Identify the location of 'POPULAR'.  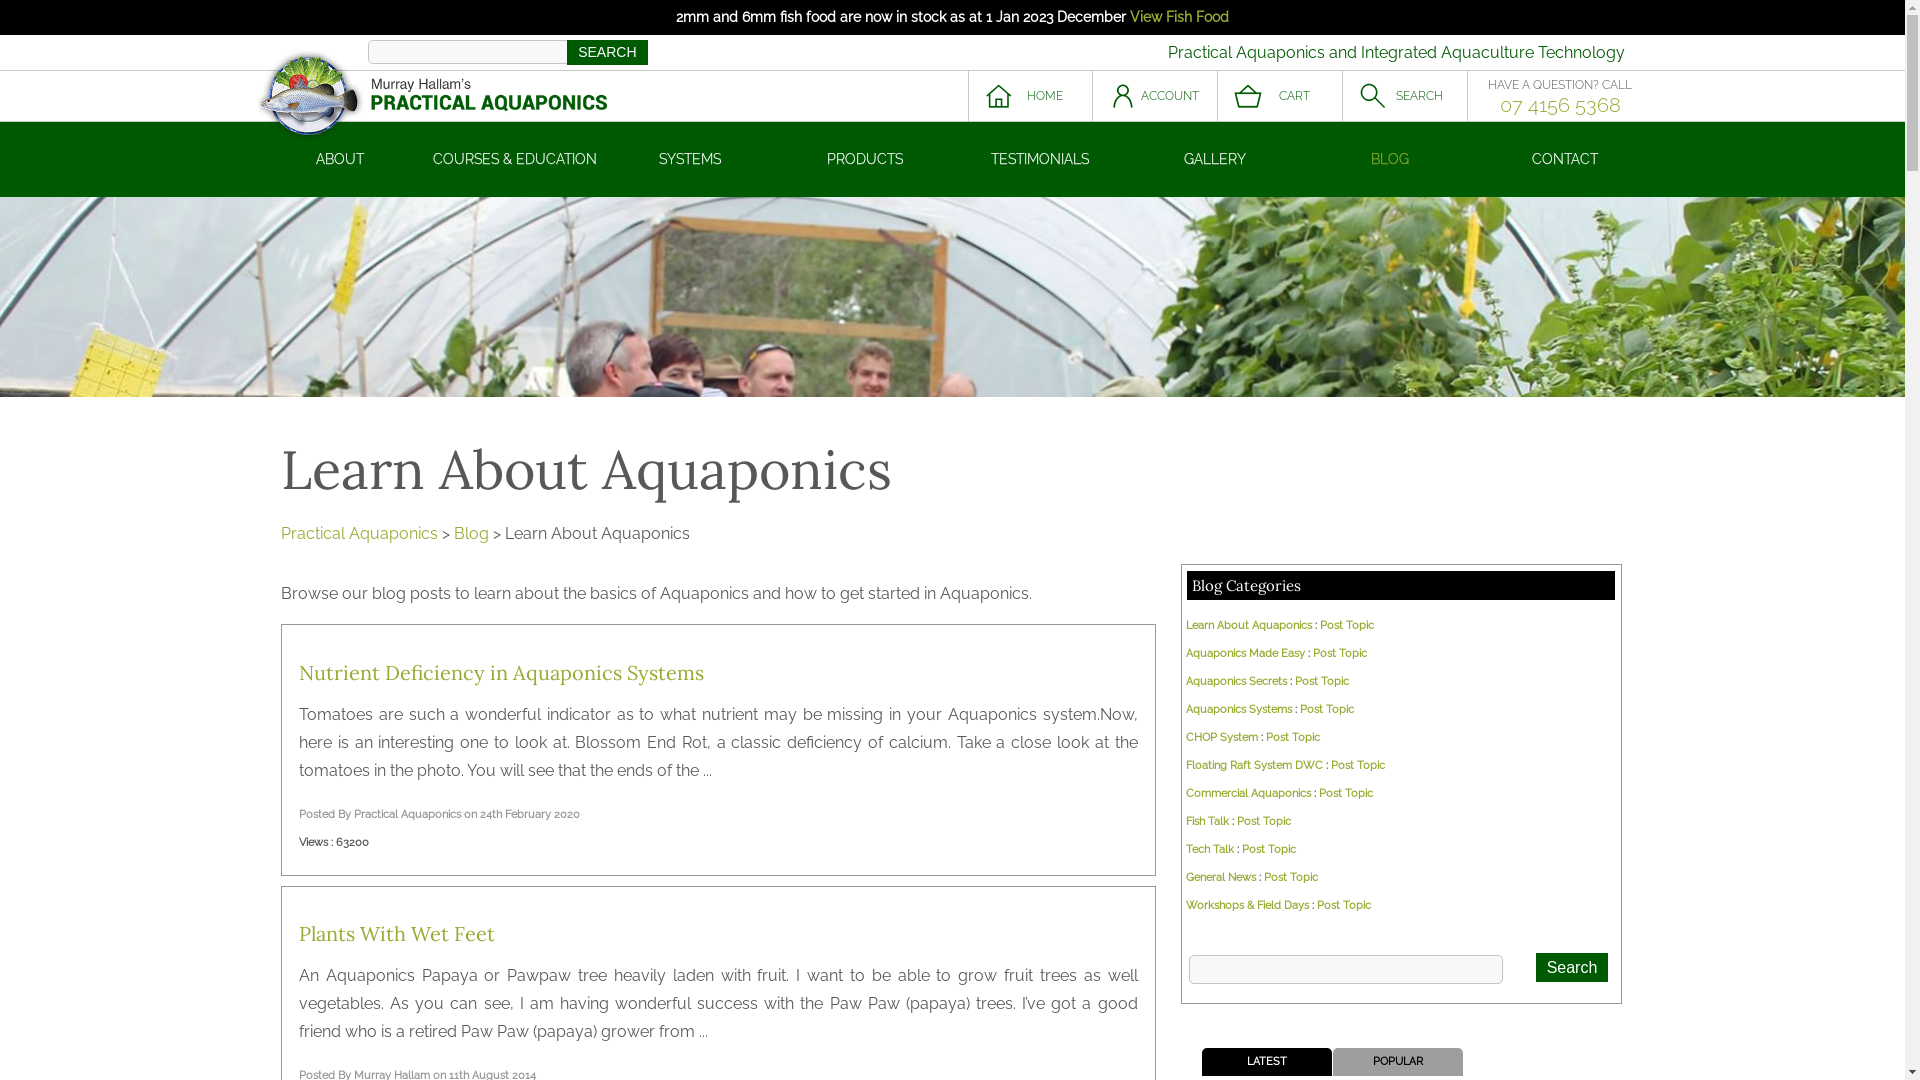
(1396, 1060).